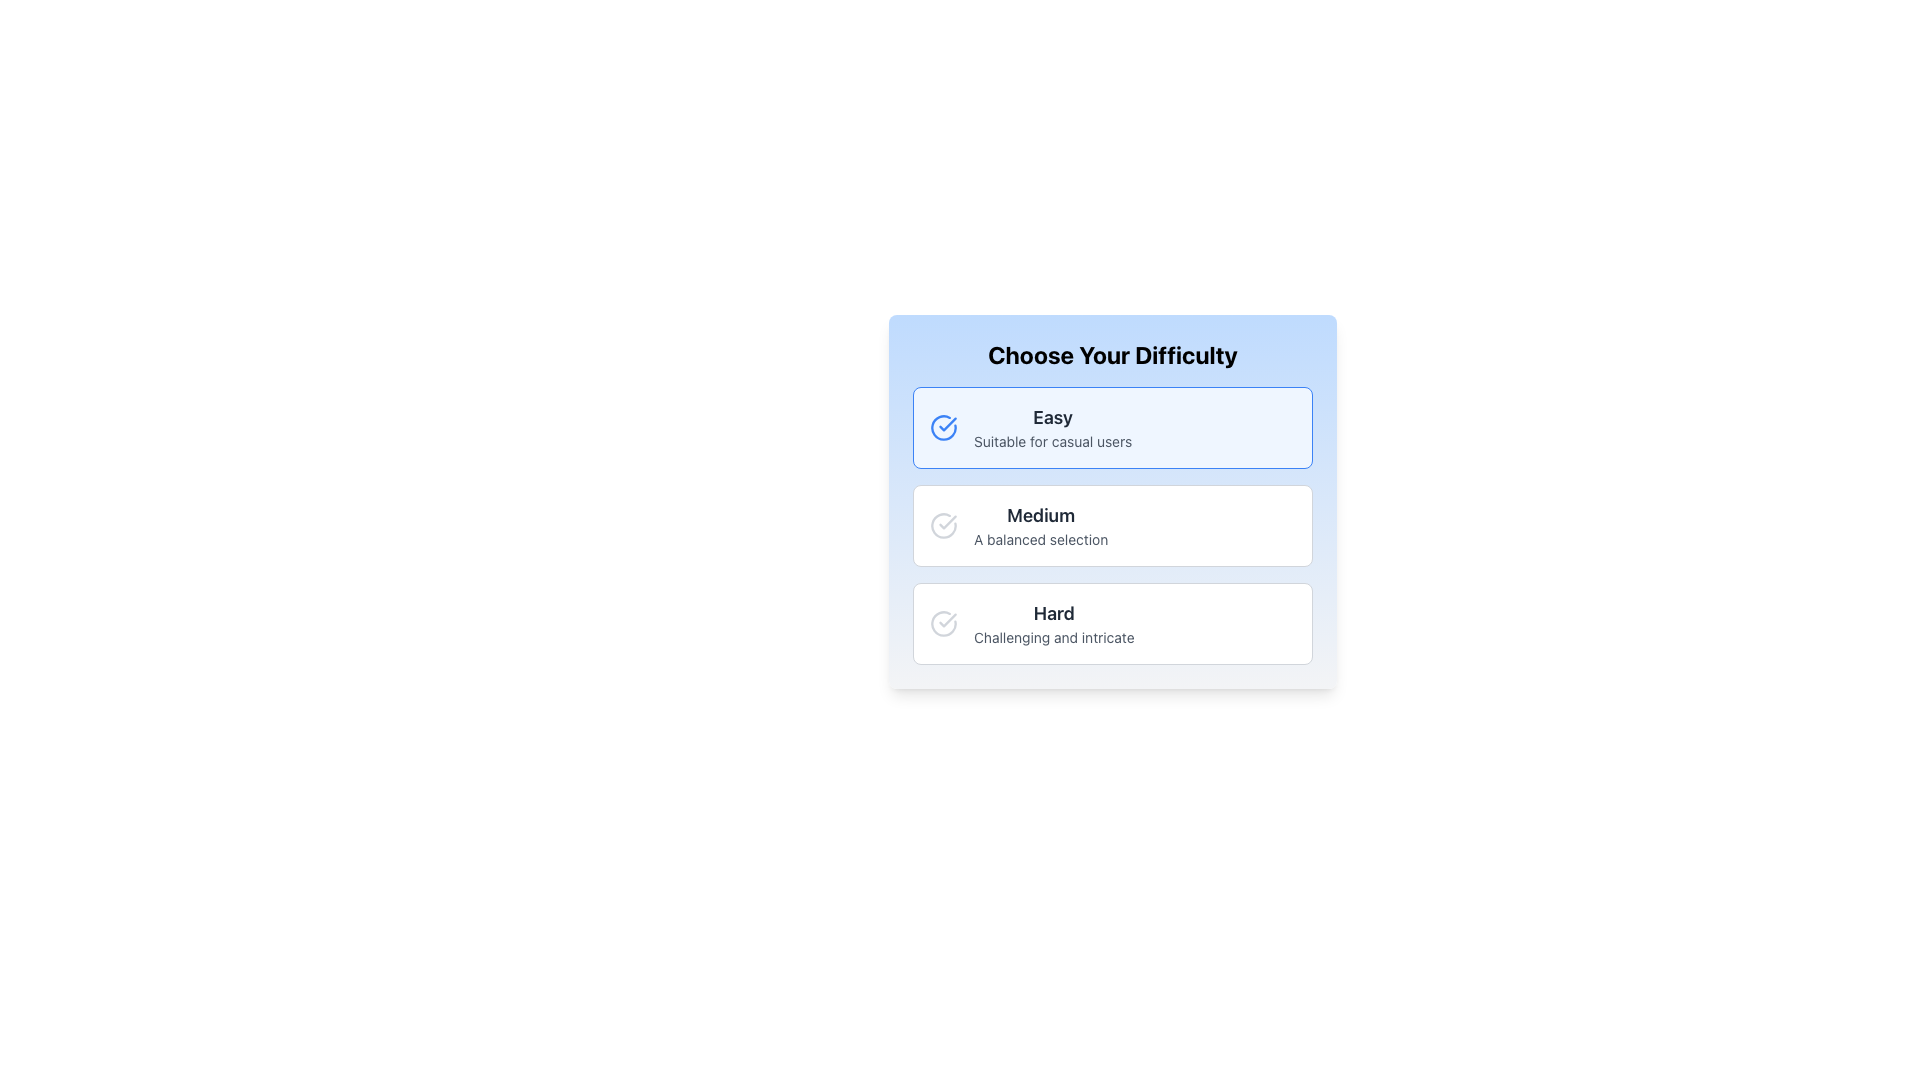 Image resolution: width=1920 pixels, height=1080 pixels. What do you see at coordinates (947, 423) in the screenshot?
I see `the blue checkmark icon in the 'Choose Your Difficulty' interface, located next to the text 'Easy'` at bounding box center [947, 423].